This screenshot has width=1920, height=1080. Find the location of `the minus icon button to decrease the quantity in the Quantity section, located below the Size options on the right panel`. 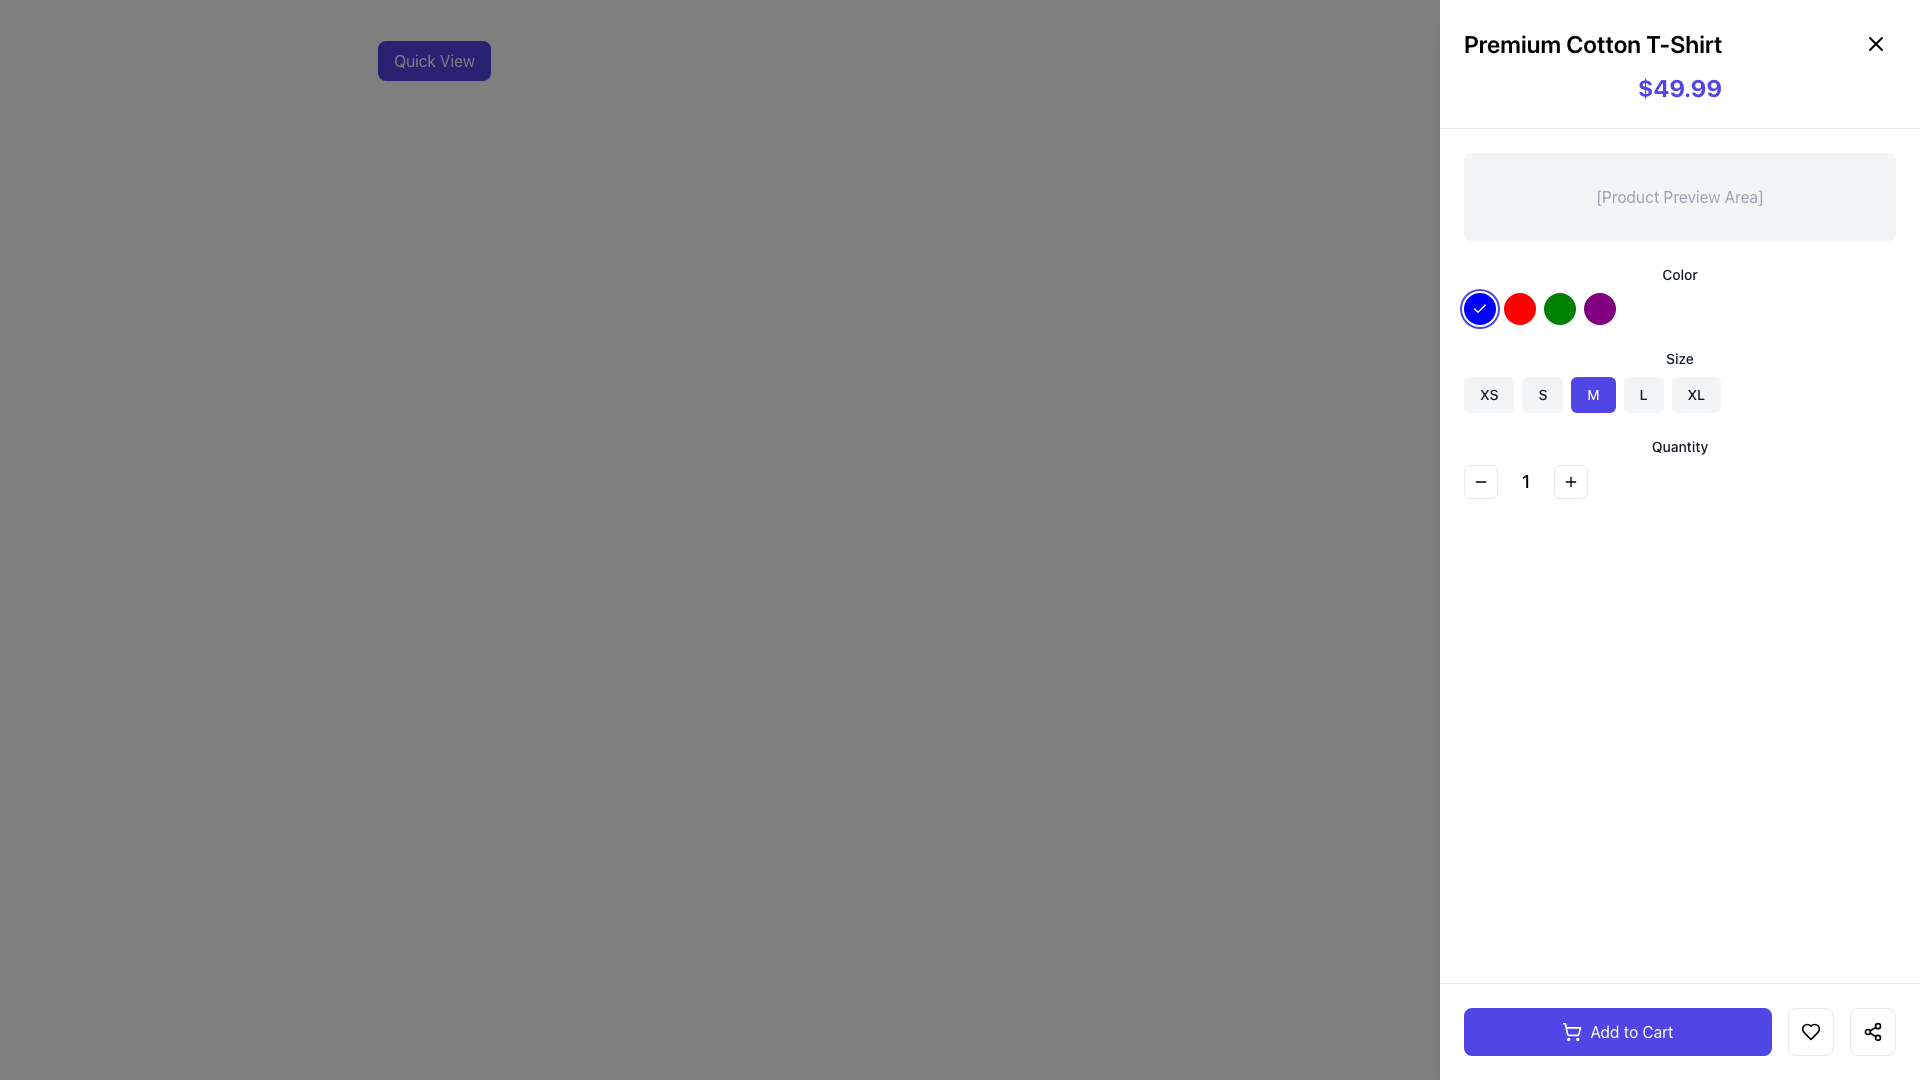

the minus icon button to decrease the quantity in the Quantity section, located below the Size options on the right panel is located at coordinates (1481, 482).